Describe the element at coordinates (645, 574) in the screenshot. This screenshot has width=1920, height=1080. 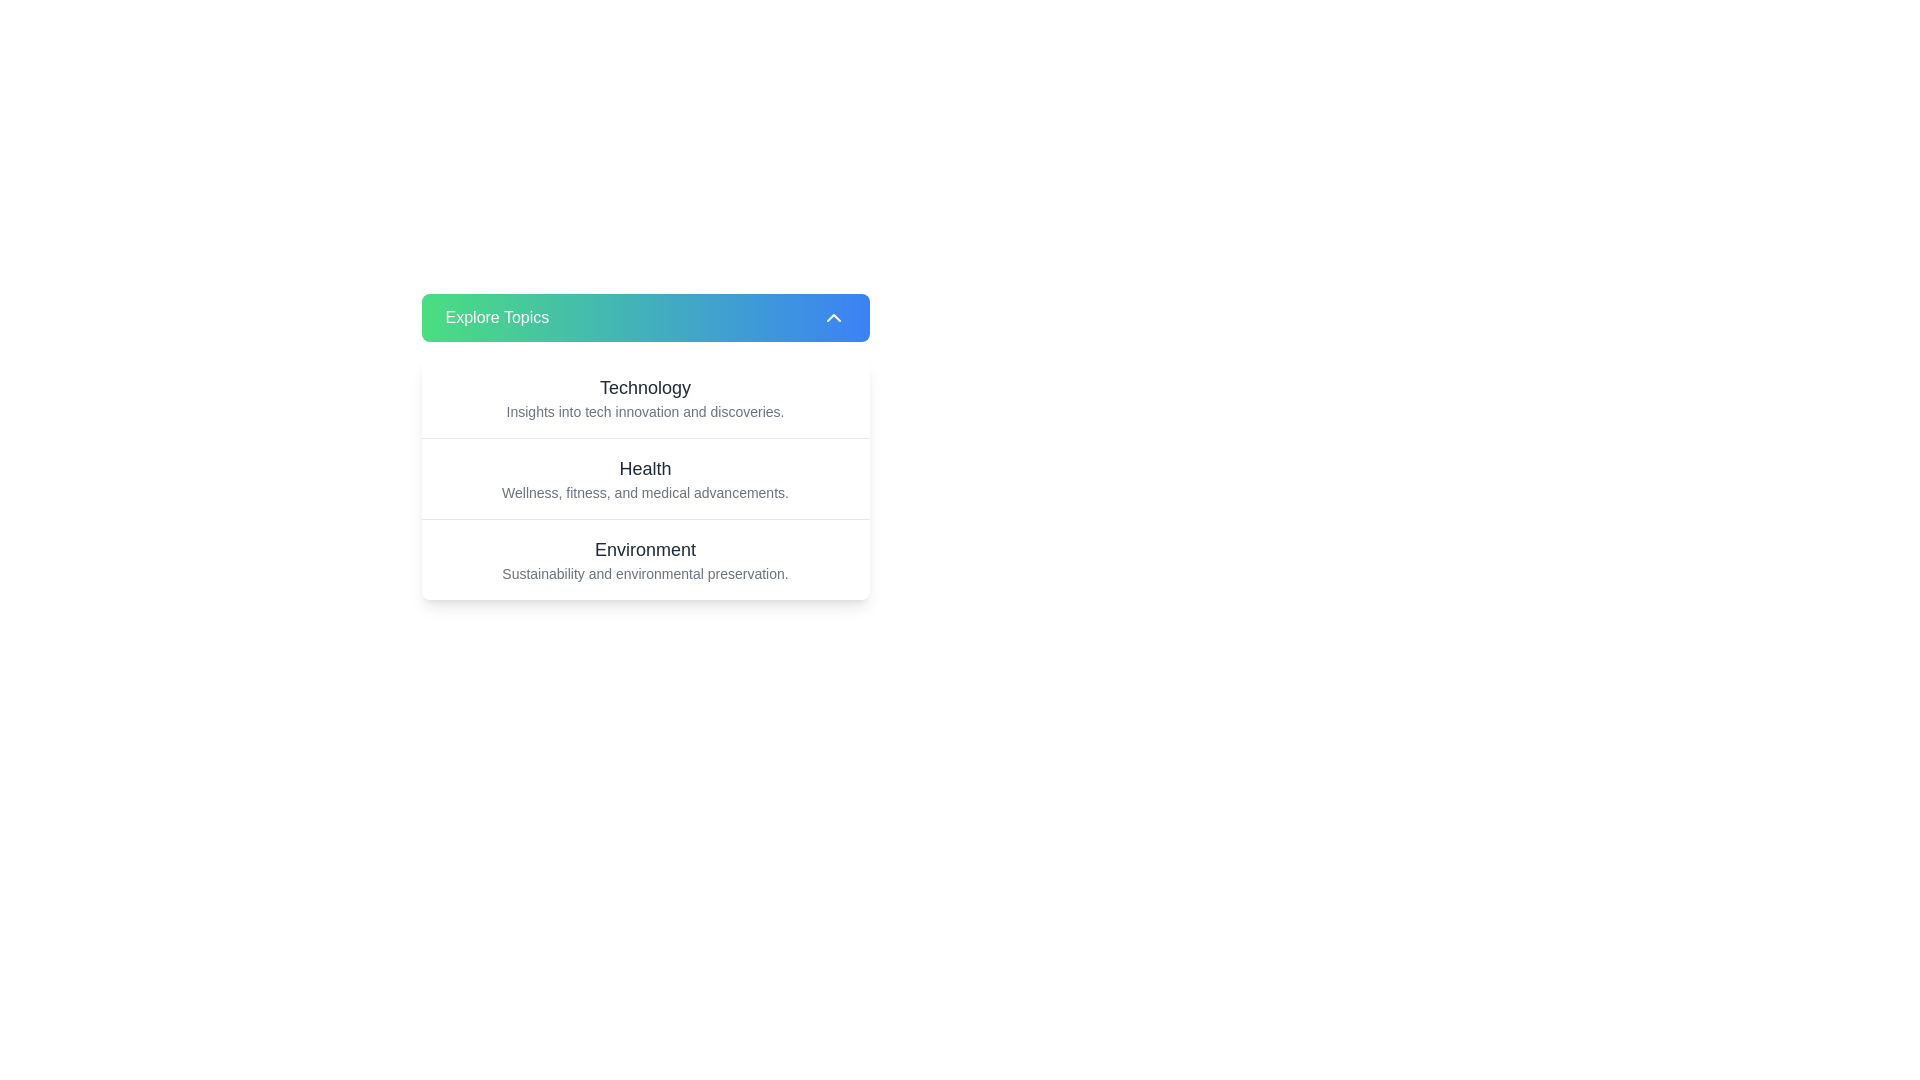
I see `the descriptive text element that reads 'Sustainability and environmental preservation,' which is styled in gray and positioned below the 'Environment' header in the 'Explore Topics' section` at that location.